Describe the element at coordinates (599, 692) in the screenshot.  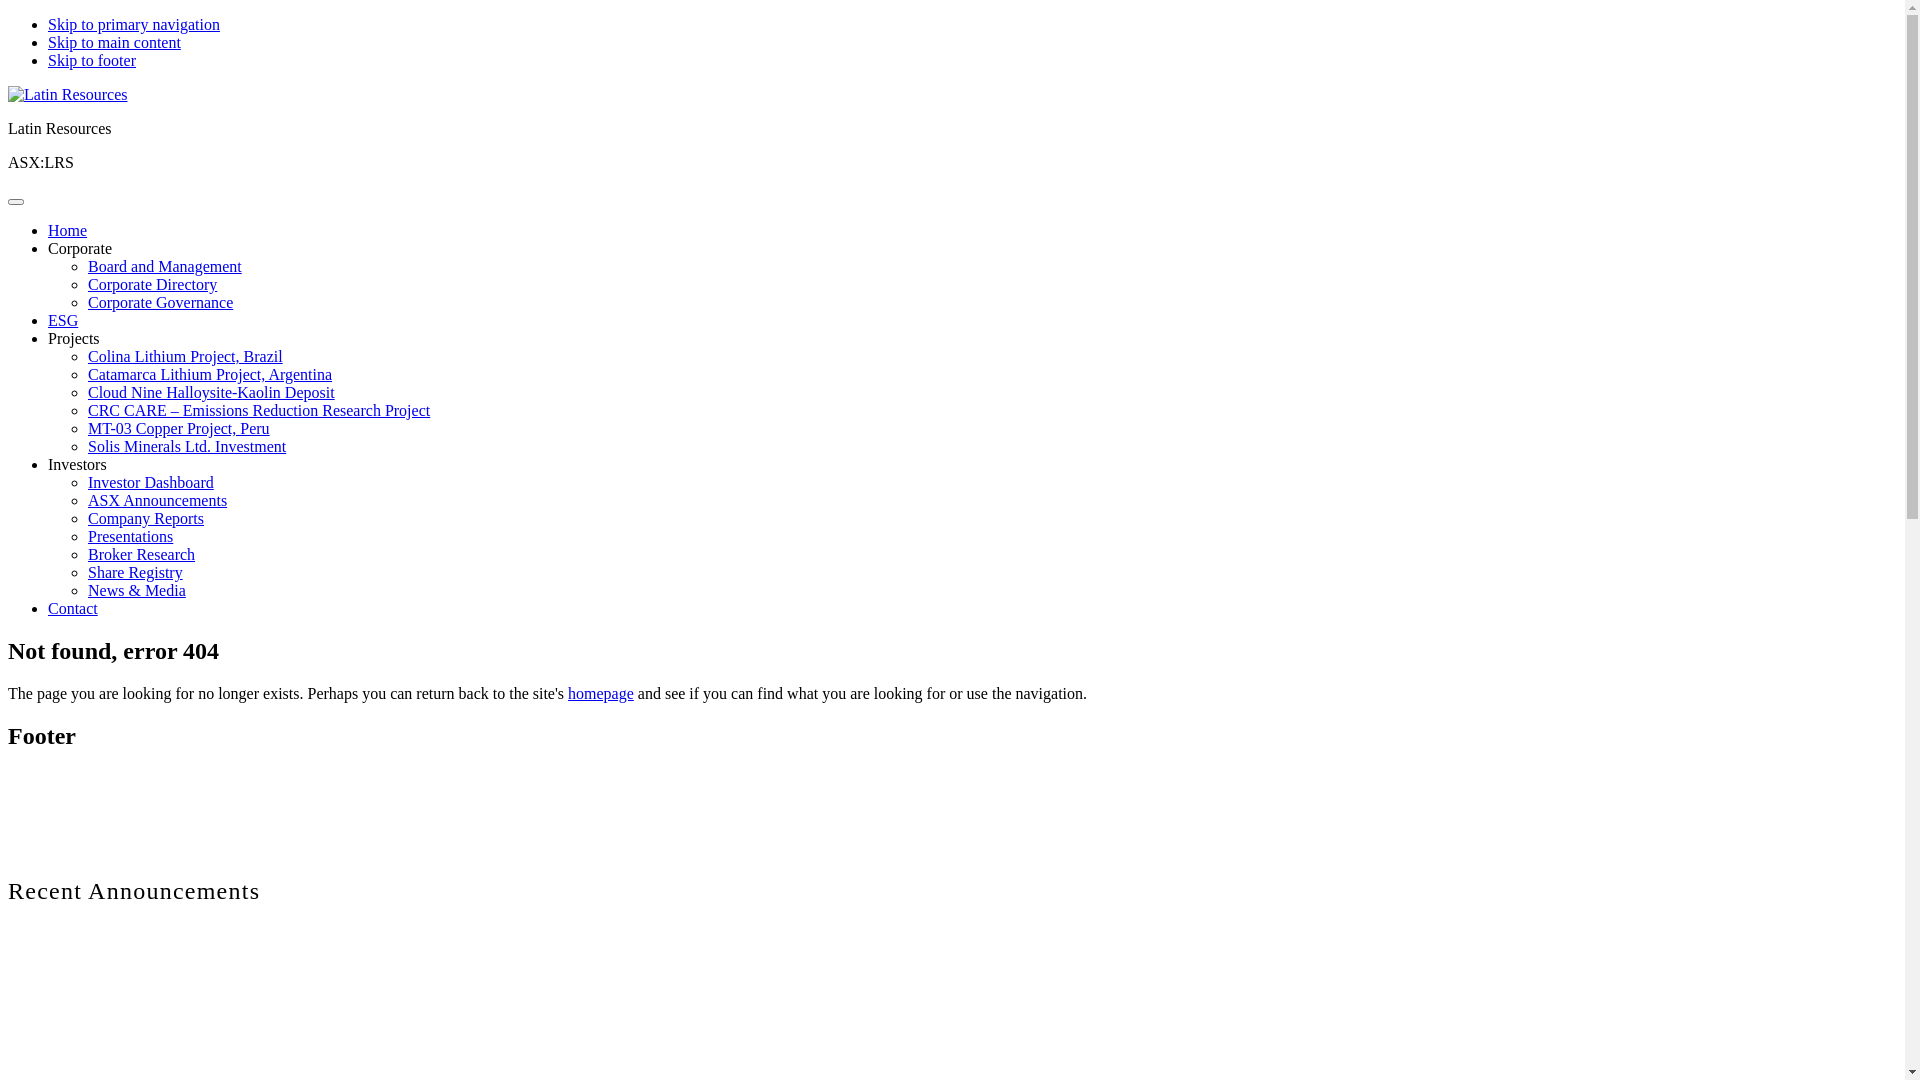
I see `'homepage'` at that location.